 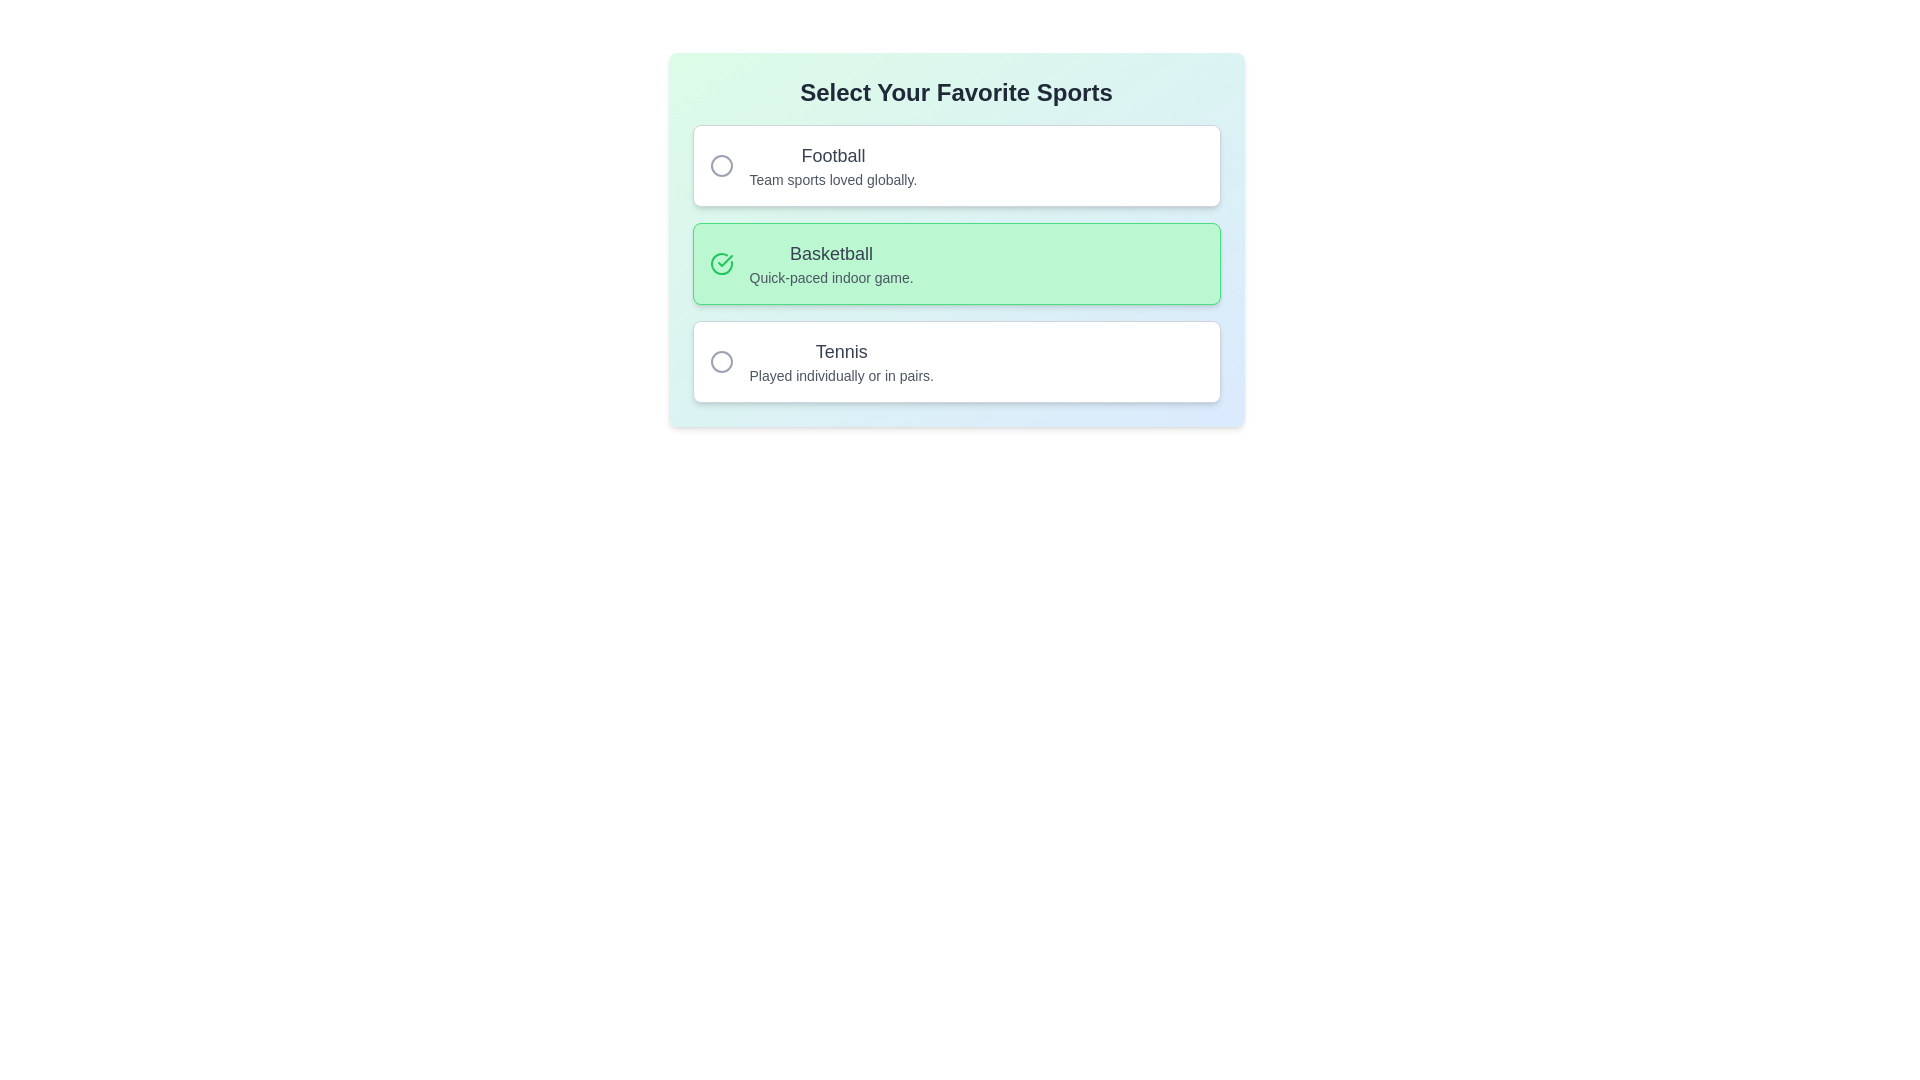 What do you see at coordinates (720, 362) in the screenshot?
I see `the unfilled circular radio button indicator associated with the 'Tennis' option` at bounding box center [720, 362].